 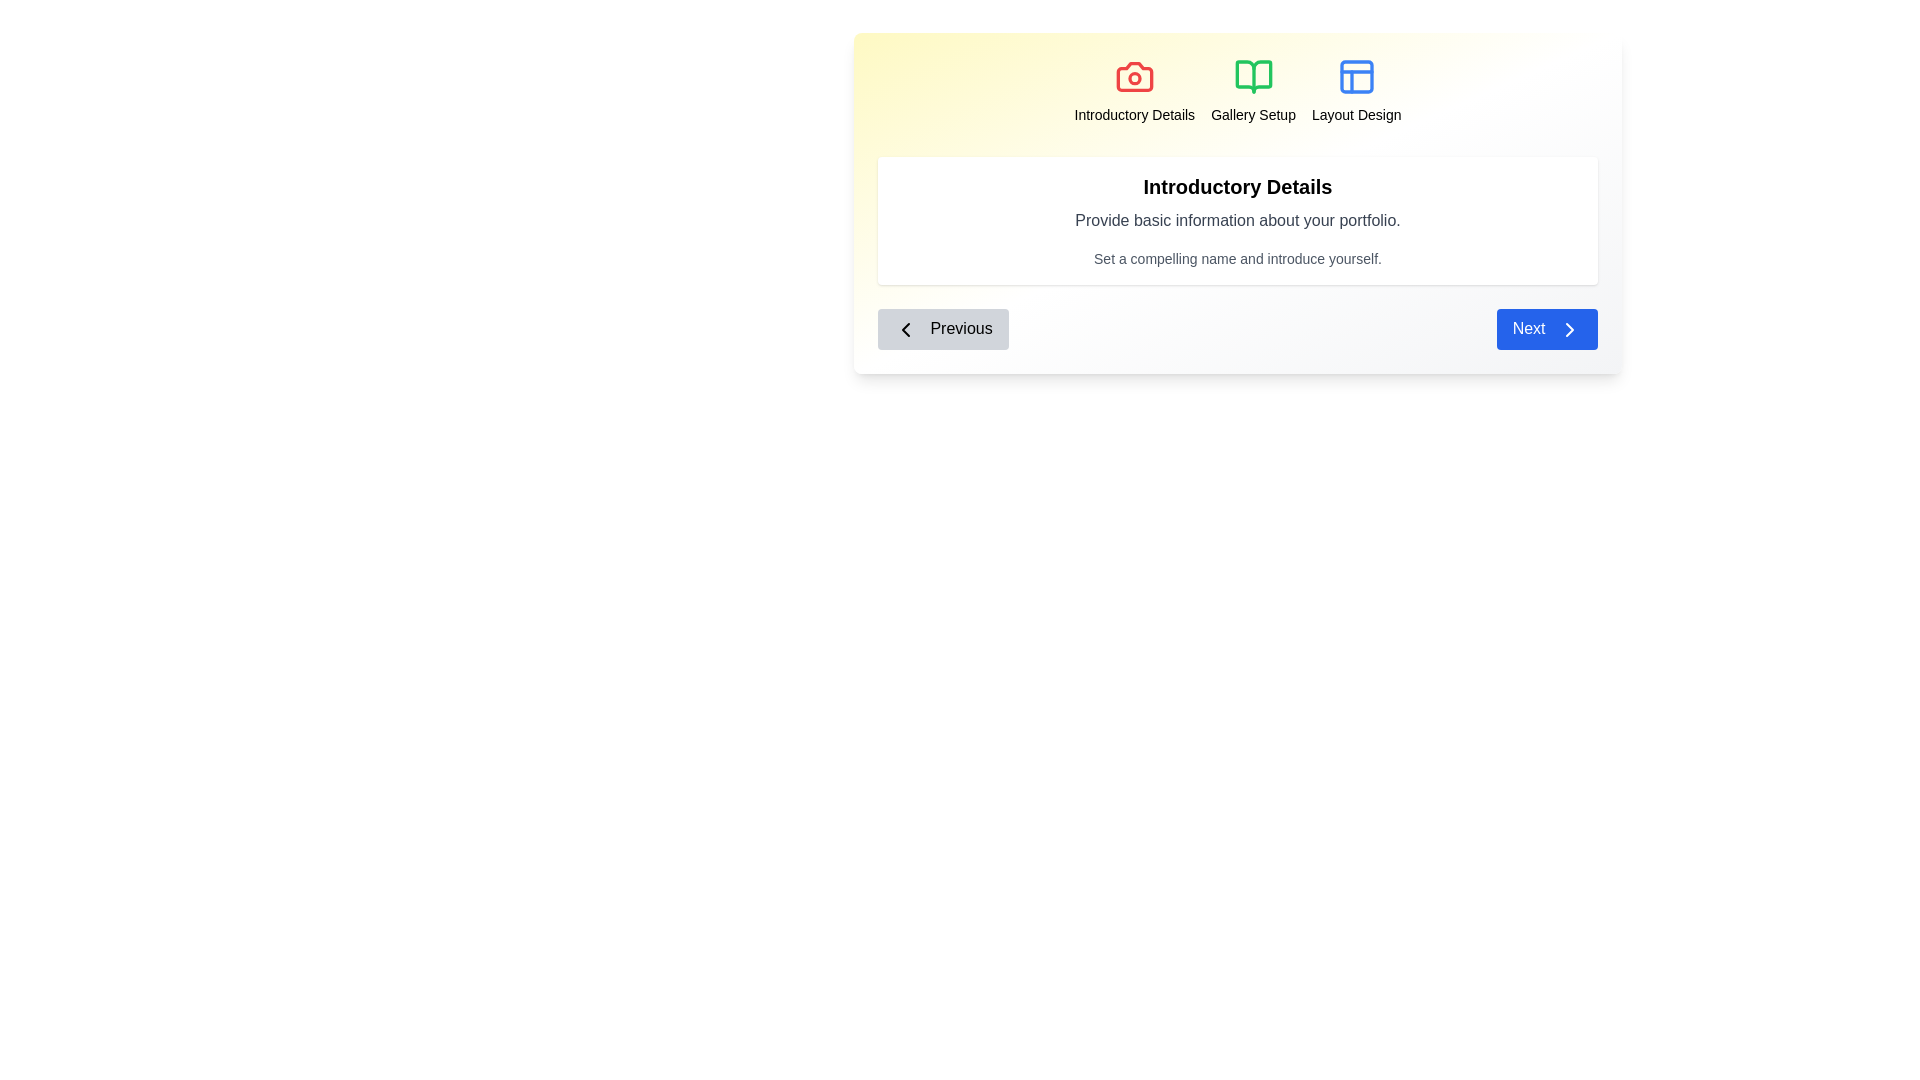 What do you see at coordinates (1134, 77) in the screenshot?
I see `the circular element within the camera icon located at the top-left corner of the interface` at bounding box center [1134, 77].